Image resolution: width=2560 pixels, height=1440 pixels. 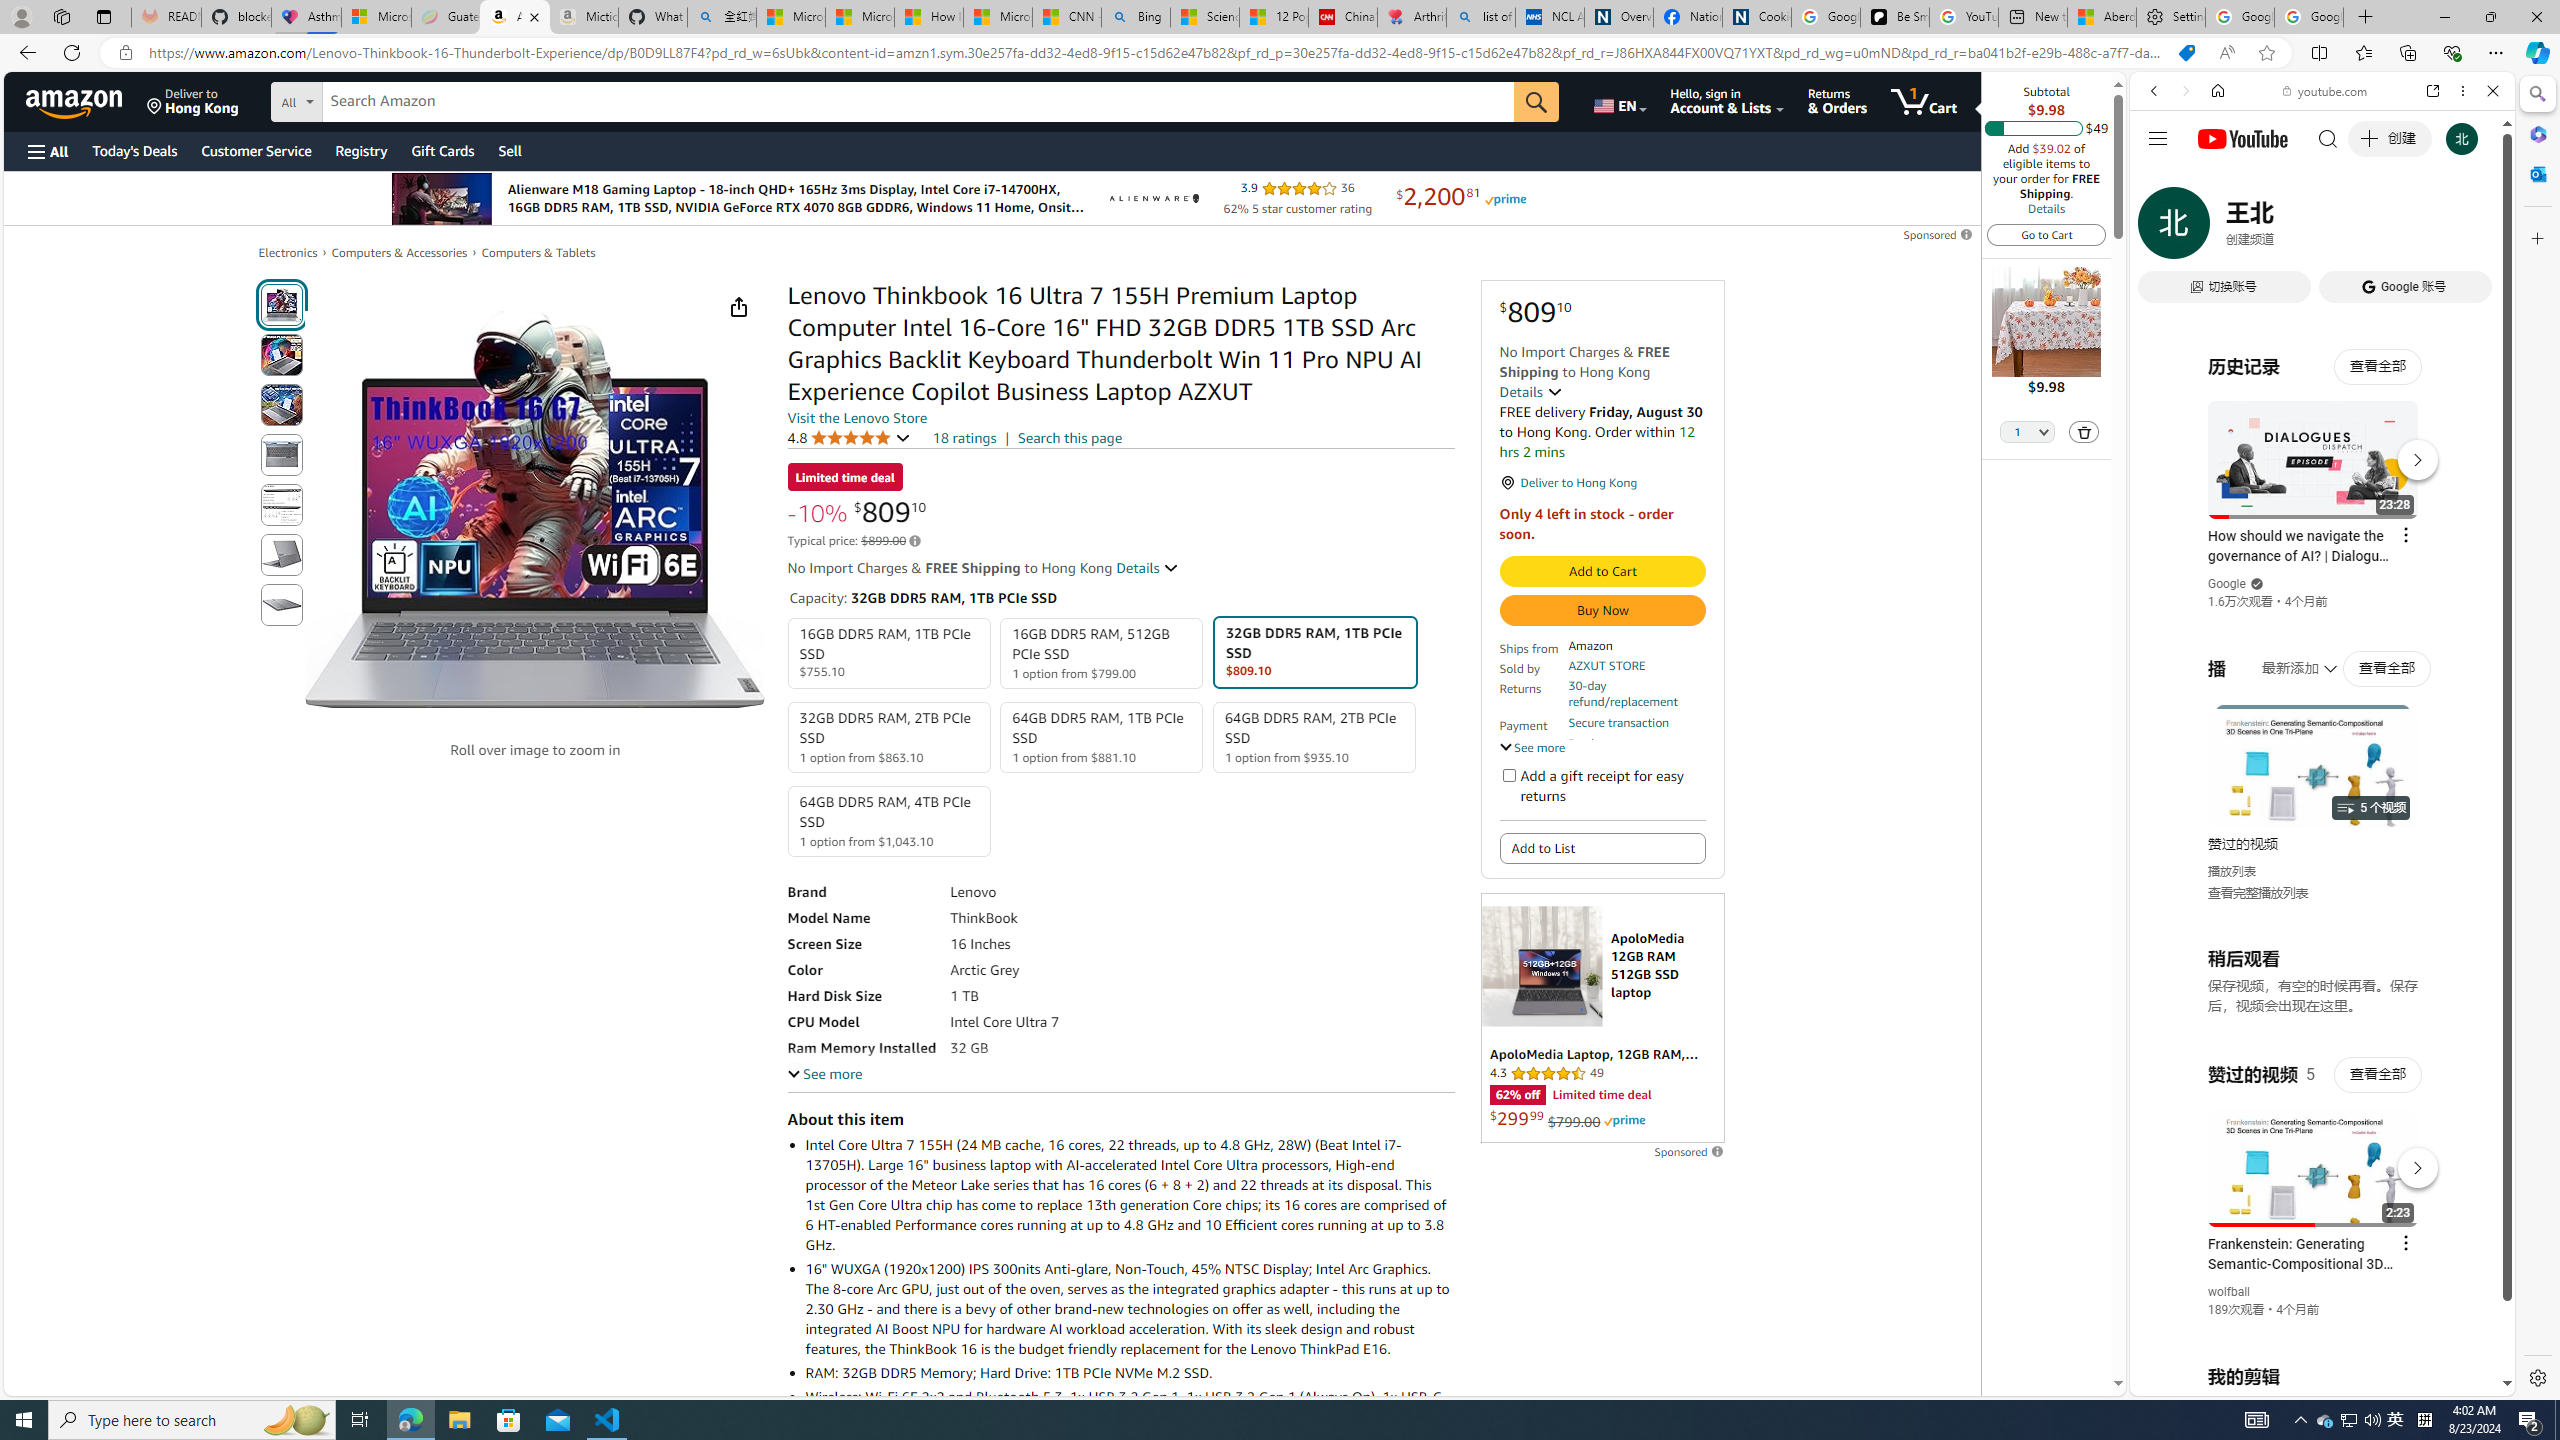 I want to click on 'Search this page', so click(x=1069, y=436).